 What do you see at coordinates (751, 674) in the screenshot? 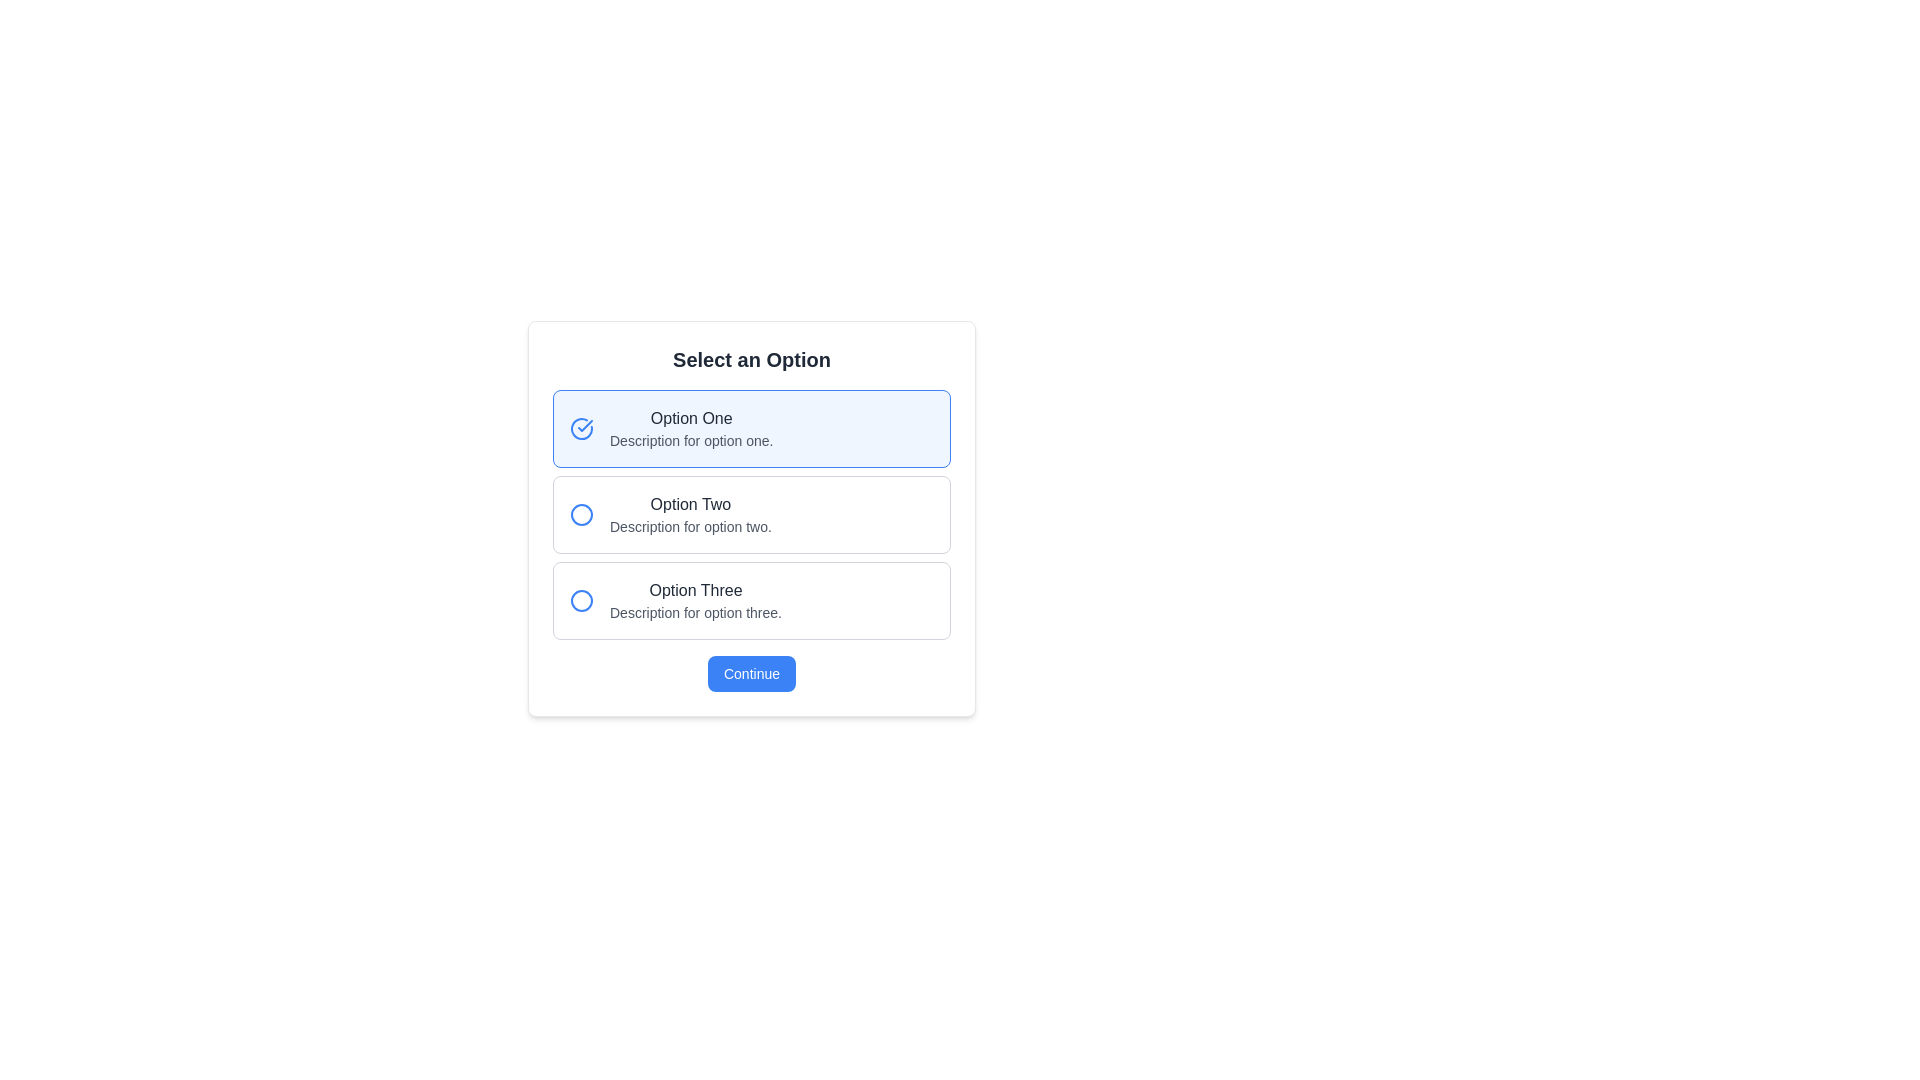
I see `the rectangular button with rounded corners that has a blue background and contains the text 'Continue' in white to trigger the hover effect` at bounding box center [751, 674].